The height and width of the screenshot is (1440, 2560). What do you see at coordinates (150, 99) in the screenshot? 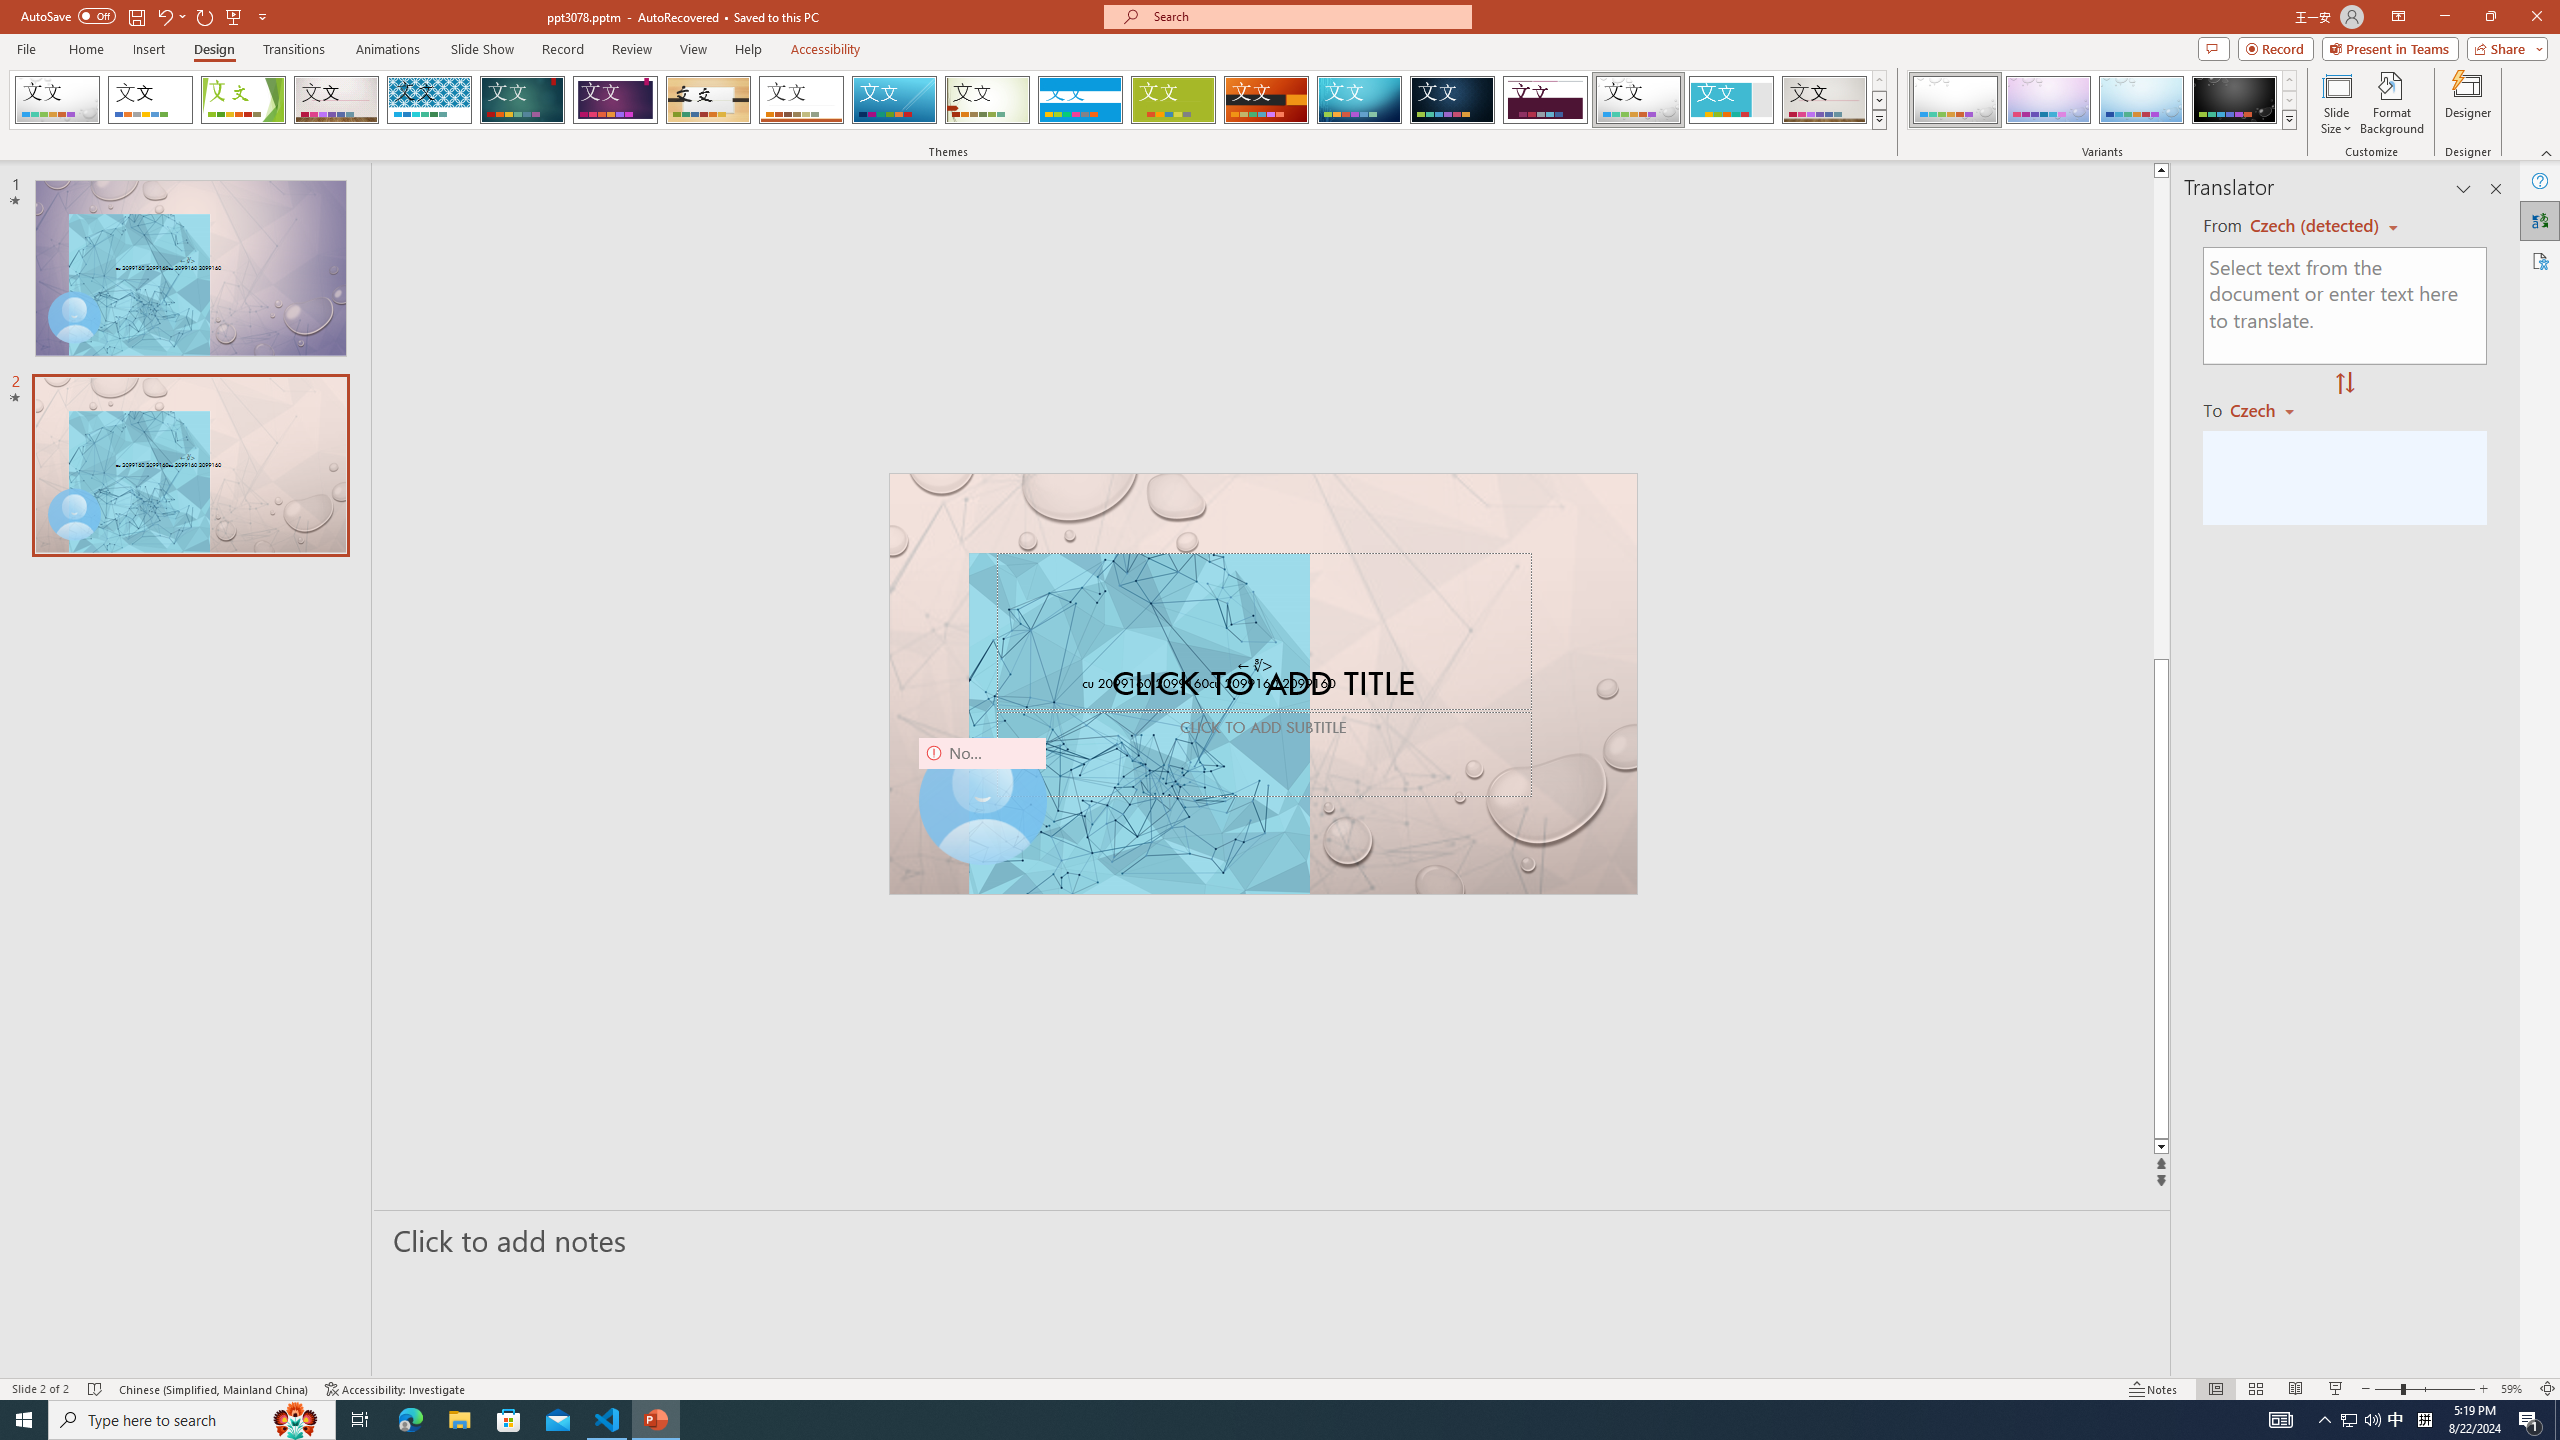
I see `'Office Theme'` at bounding box center [150, 99].